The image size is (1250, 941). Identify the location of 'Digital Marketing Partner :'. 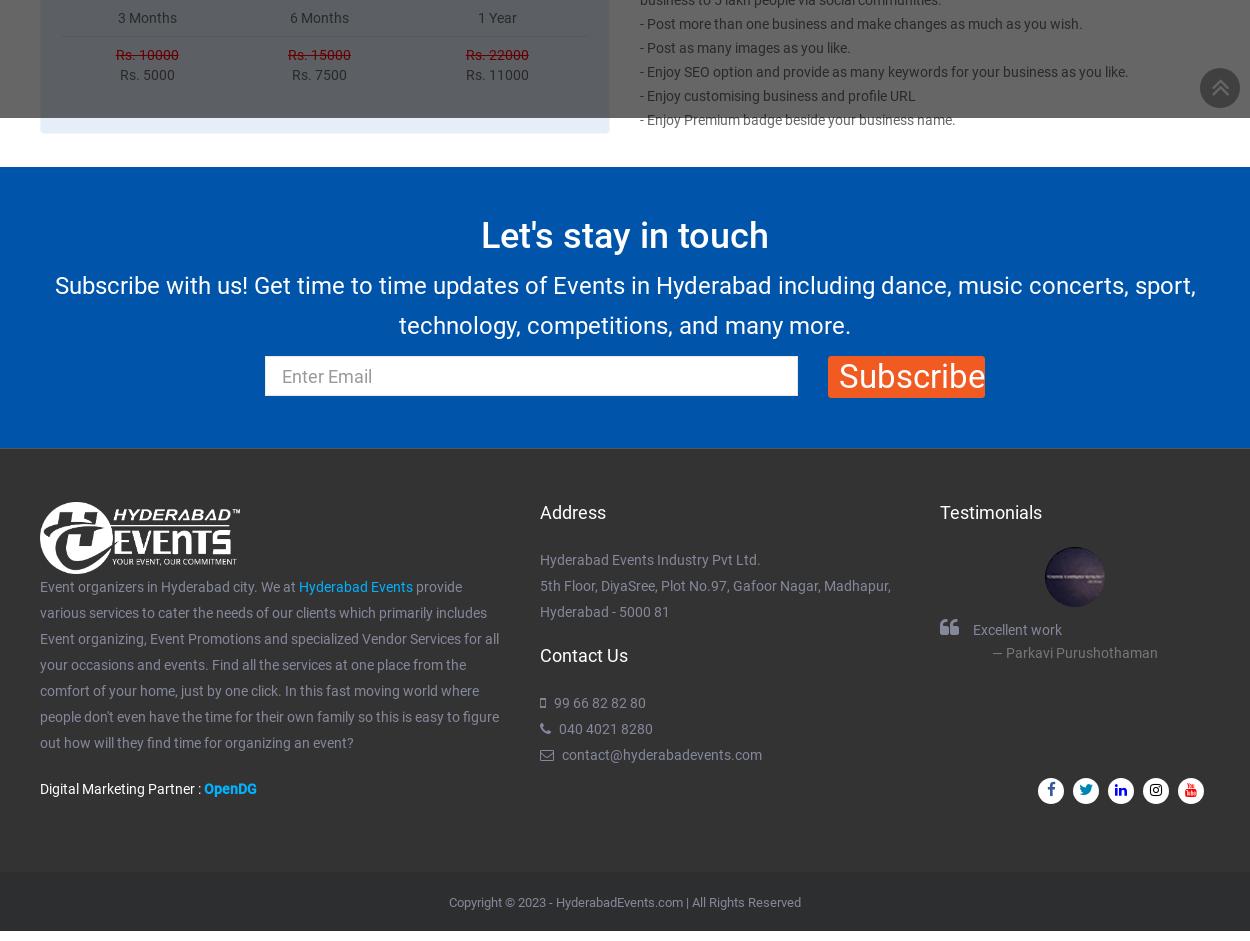
(119, 789).